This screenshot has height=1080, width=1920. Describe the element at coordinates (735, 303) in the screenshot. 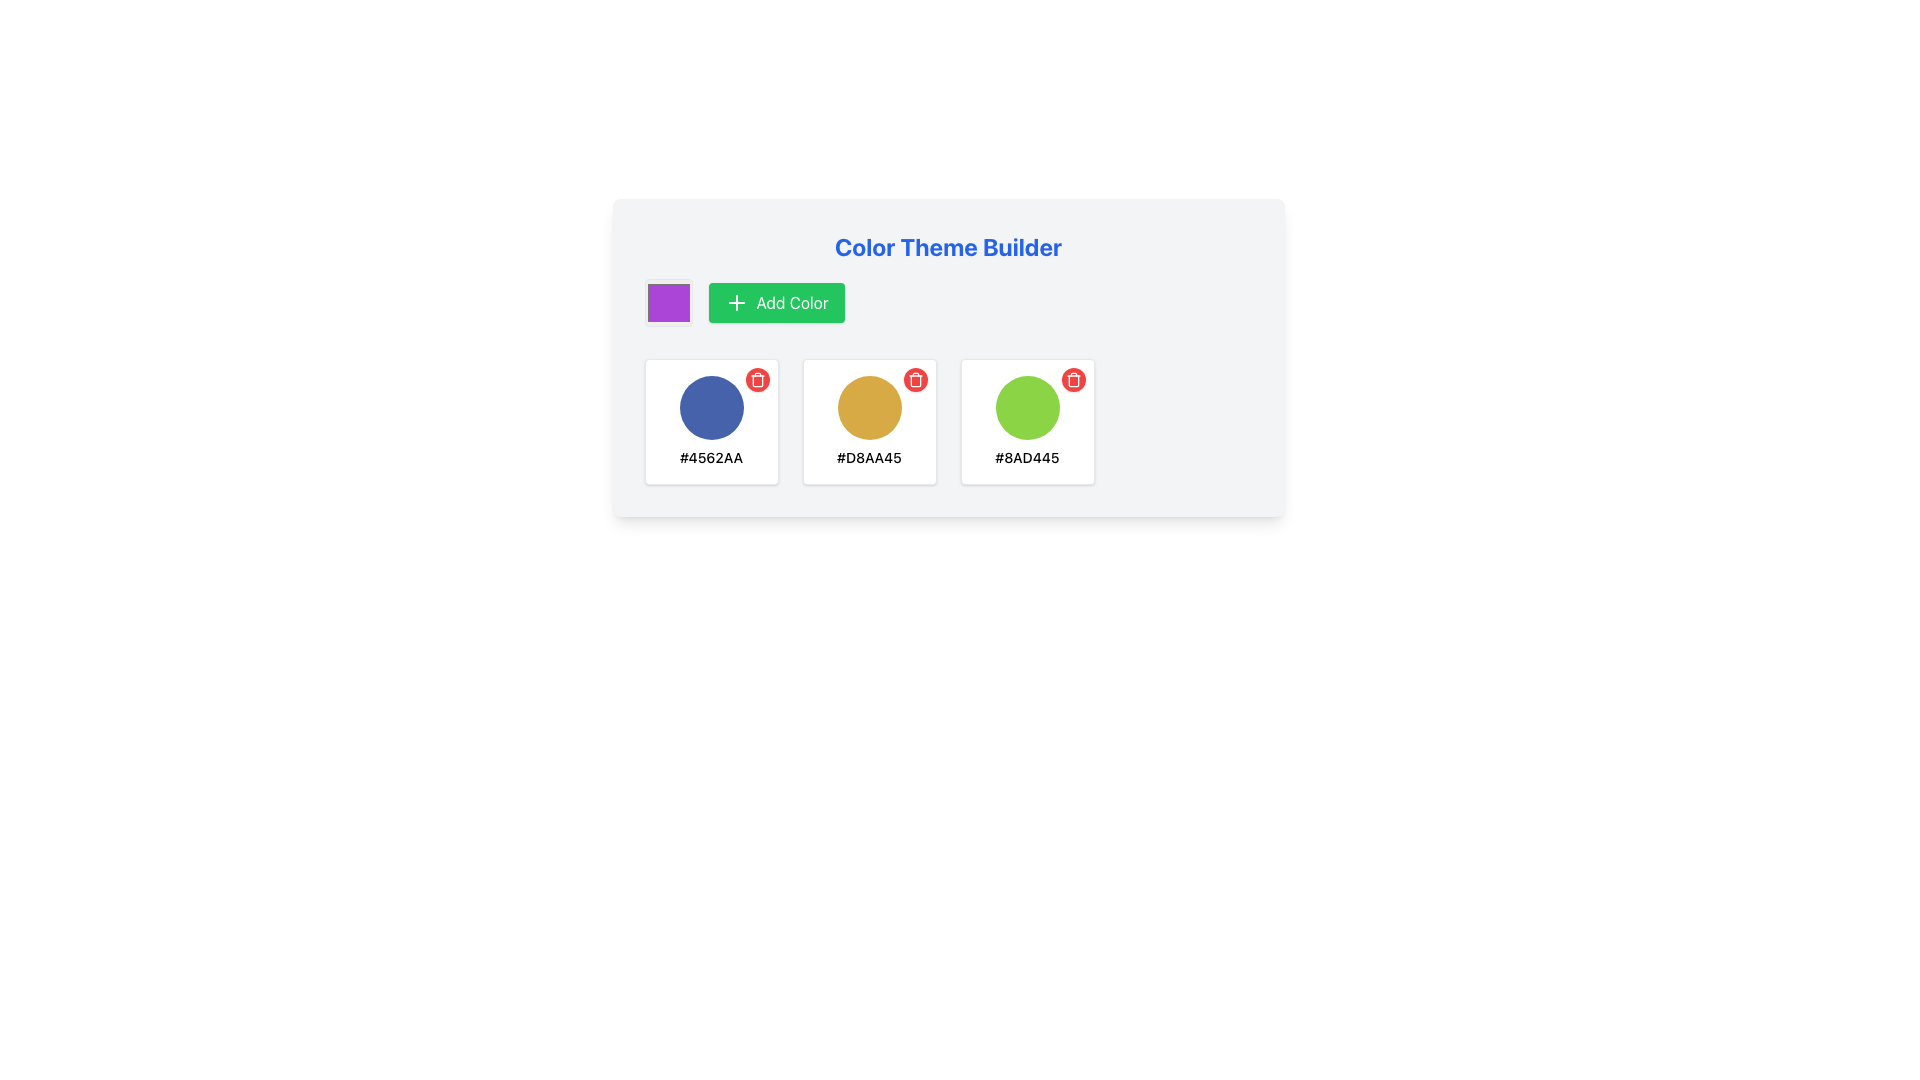

I see `the SVG graphic element that serves as an icon for adding a new color, located within the green rectangular button labeled 'Add Color' in the toolbar of the color picker interface` at that location.